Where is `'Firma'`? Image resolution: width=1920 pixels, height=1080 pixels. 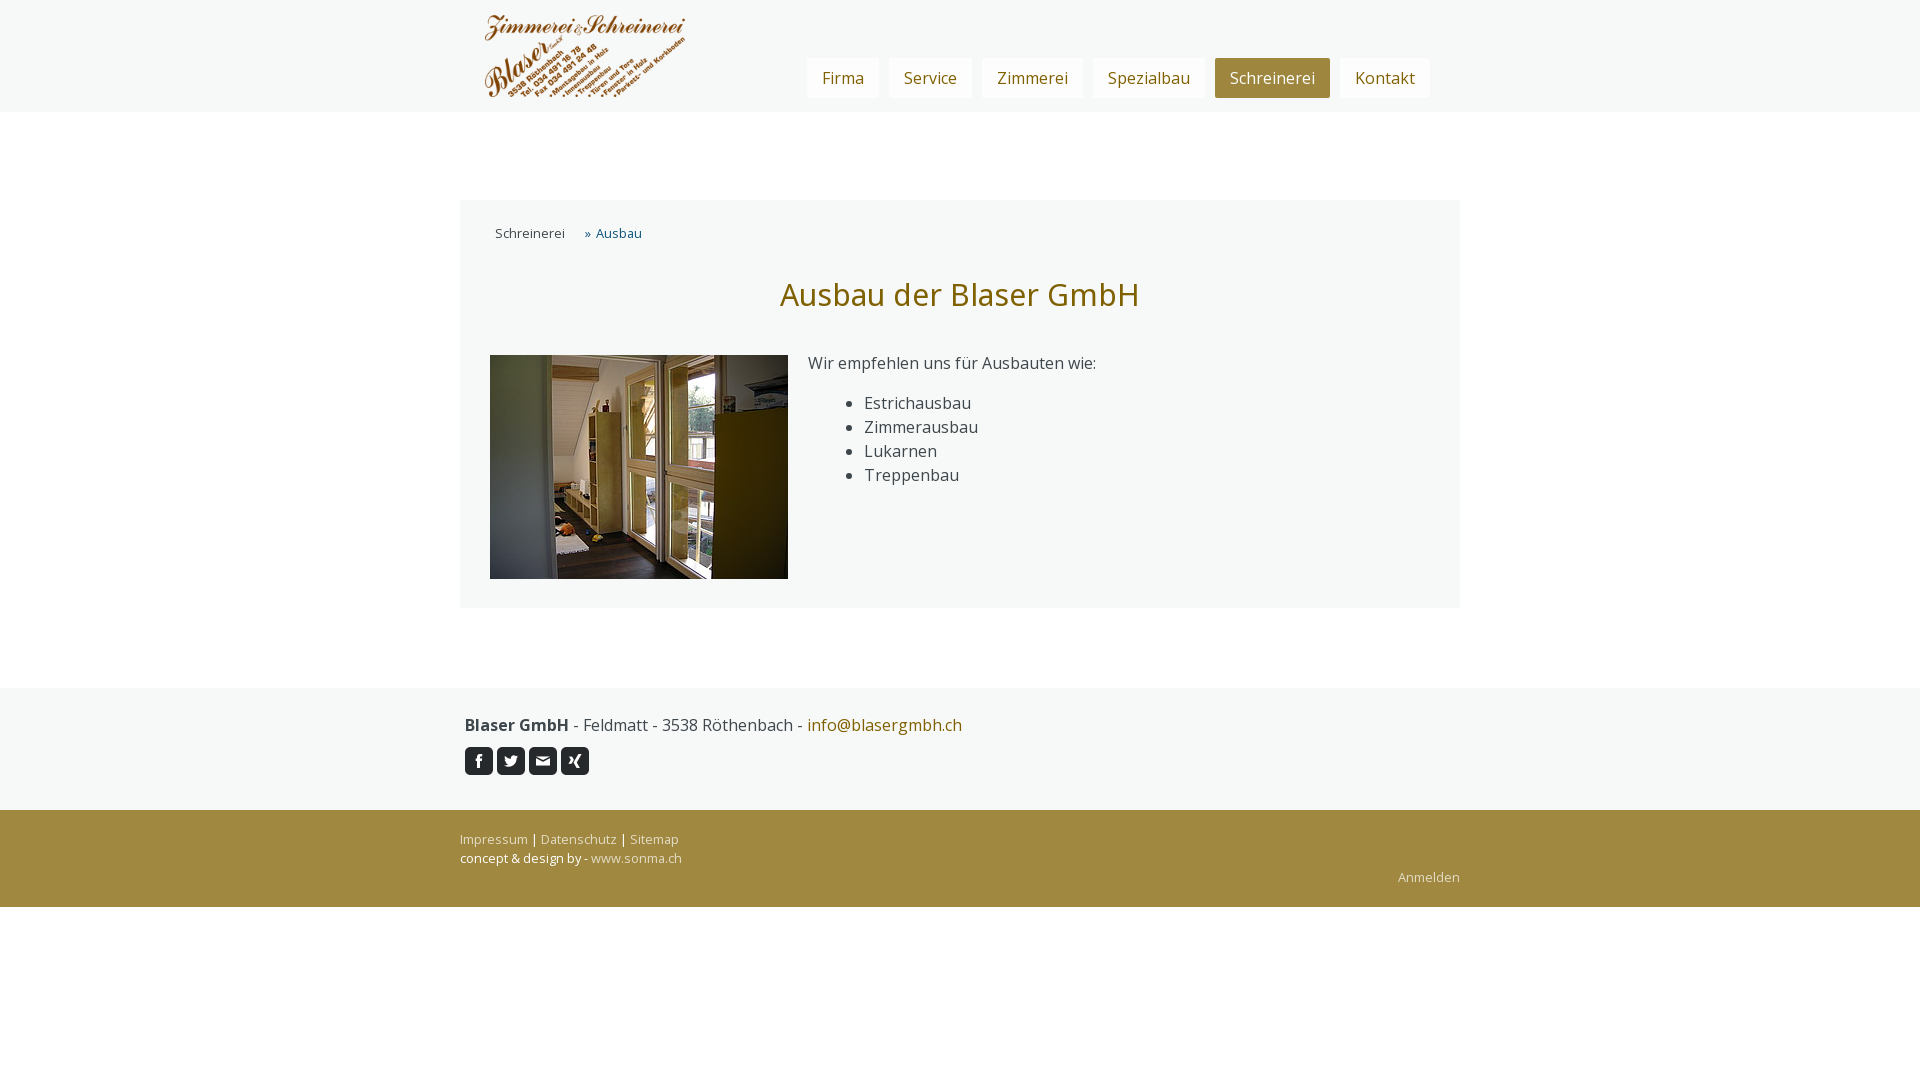 'Firma' is located at coordinates (843, 76).